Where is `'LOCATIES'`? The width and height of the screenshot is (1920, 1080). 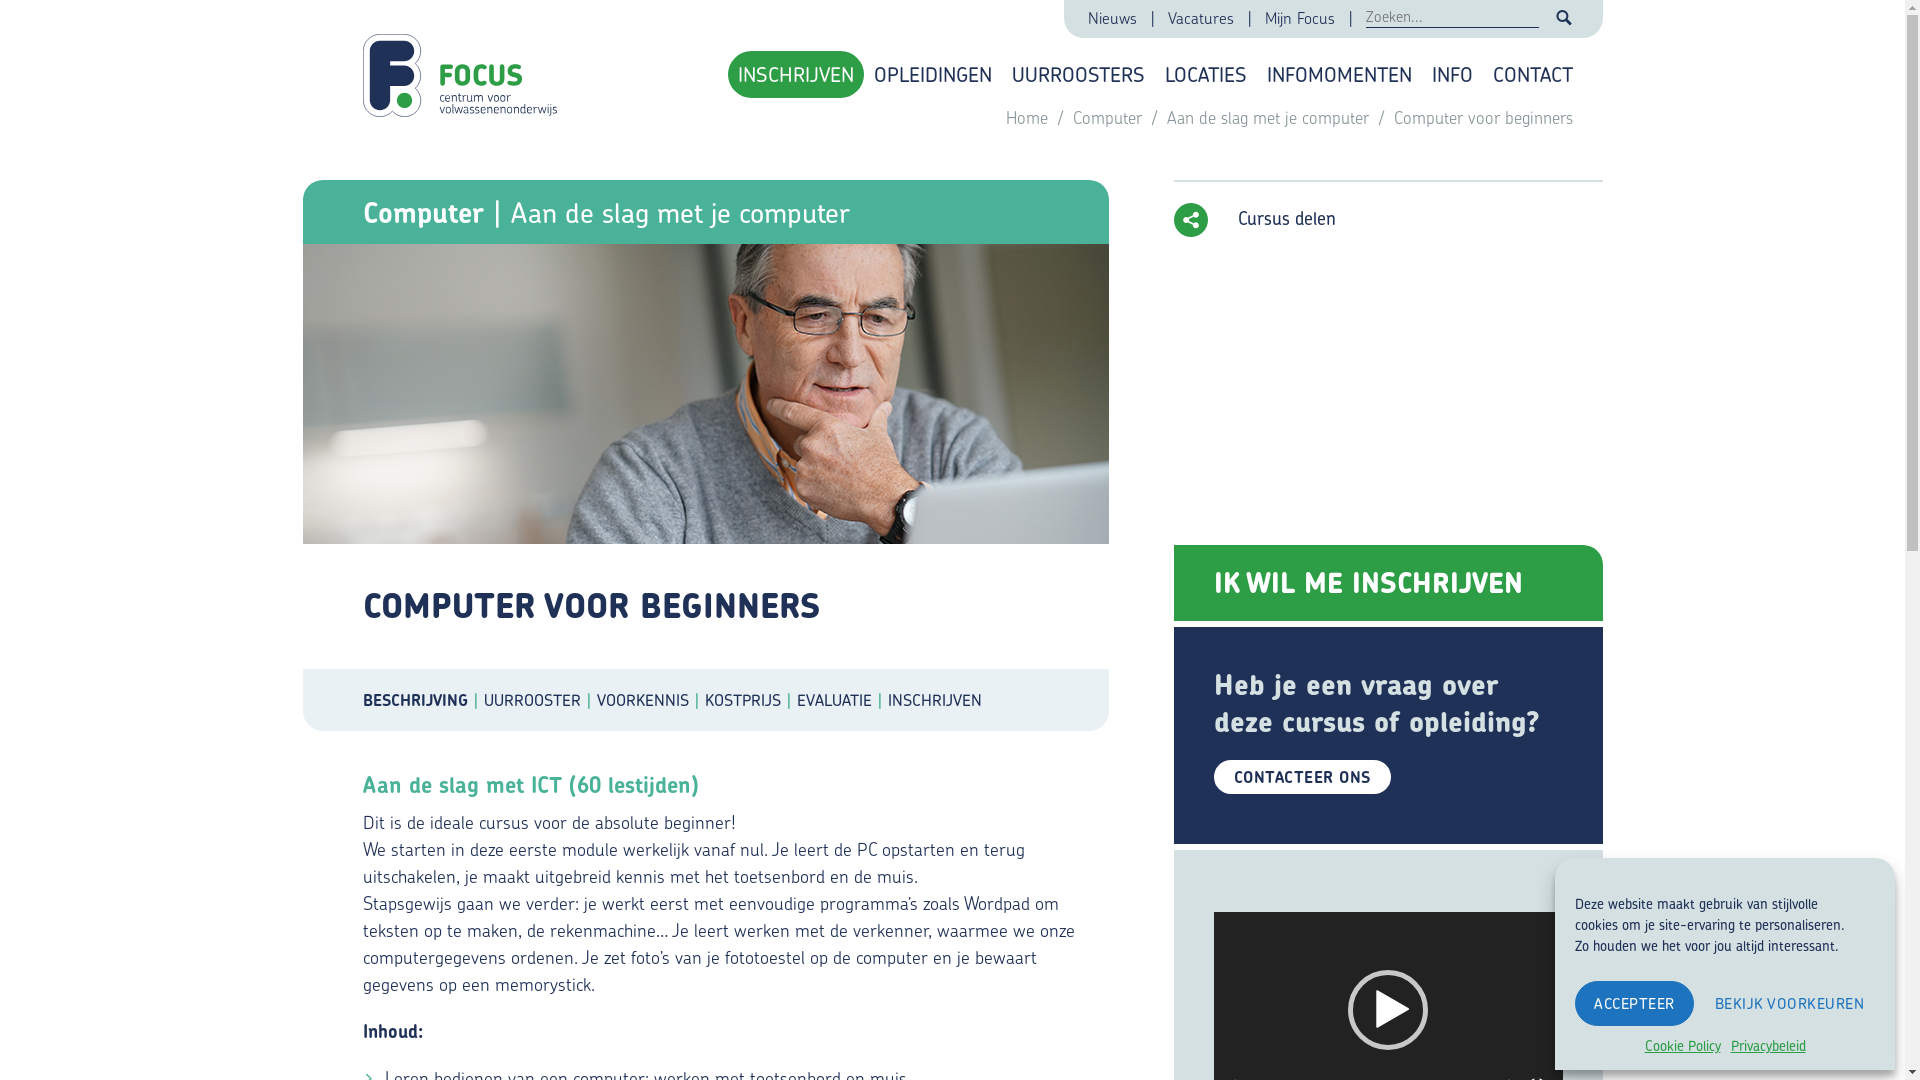 'LOCATIES' is located at coordinates (1203, 73).